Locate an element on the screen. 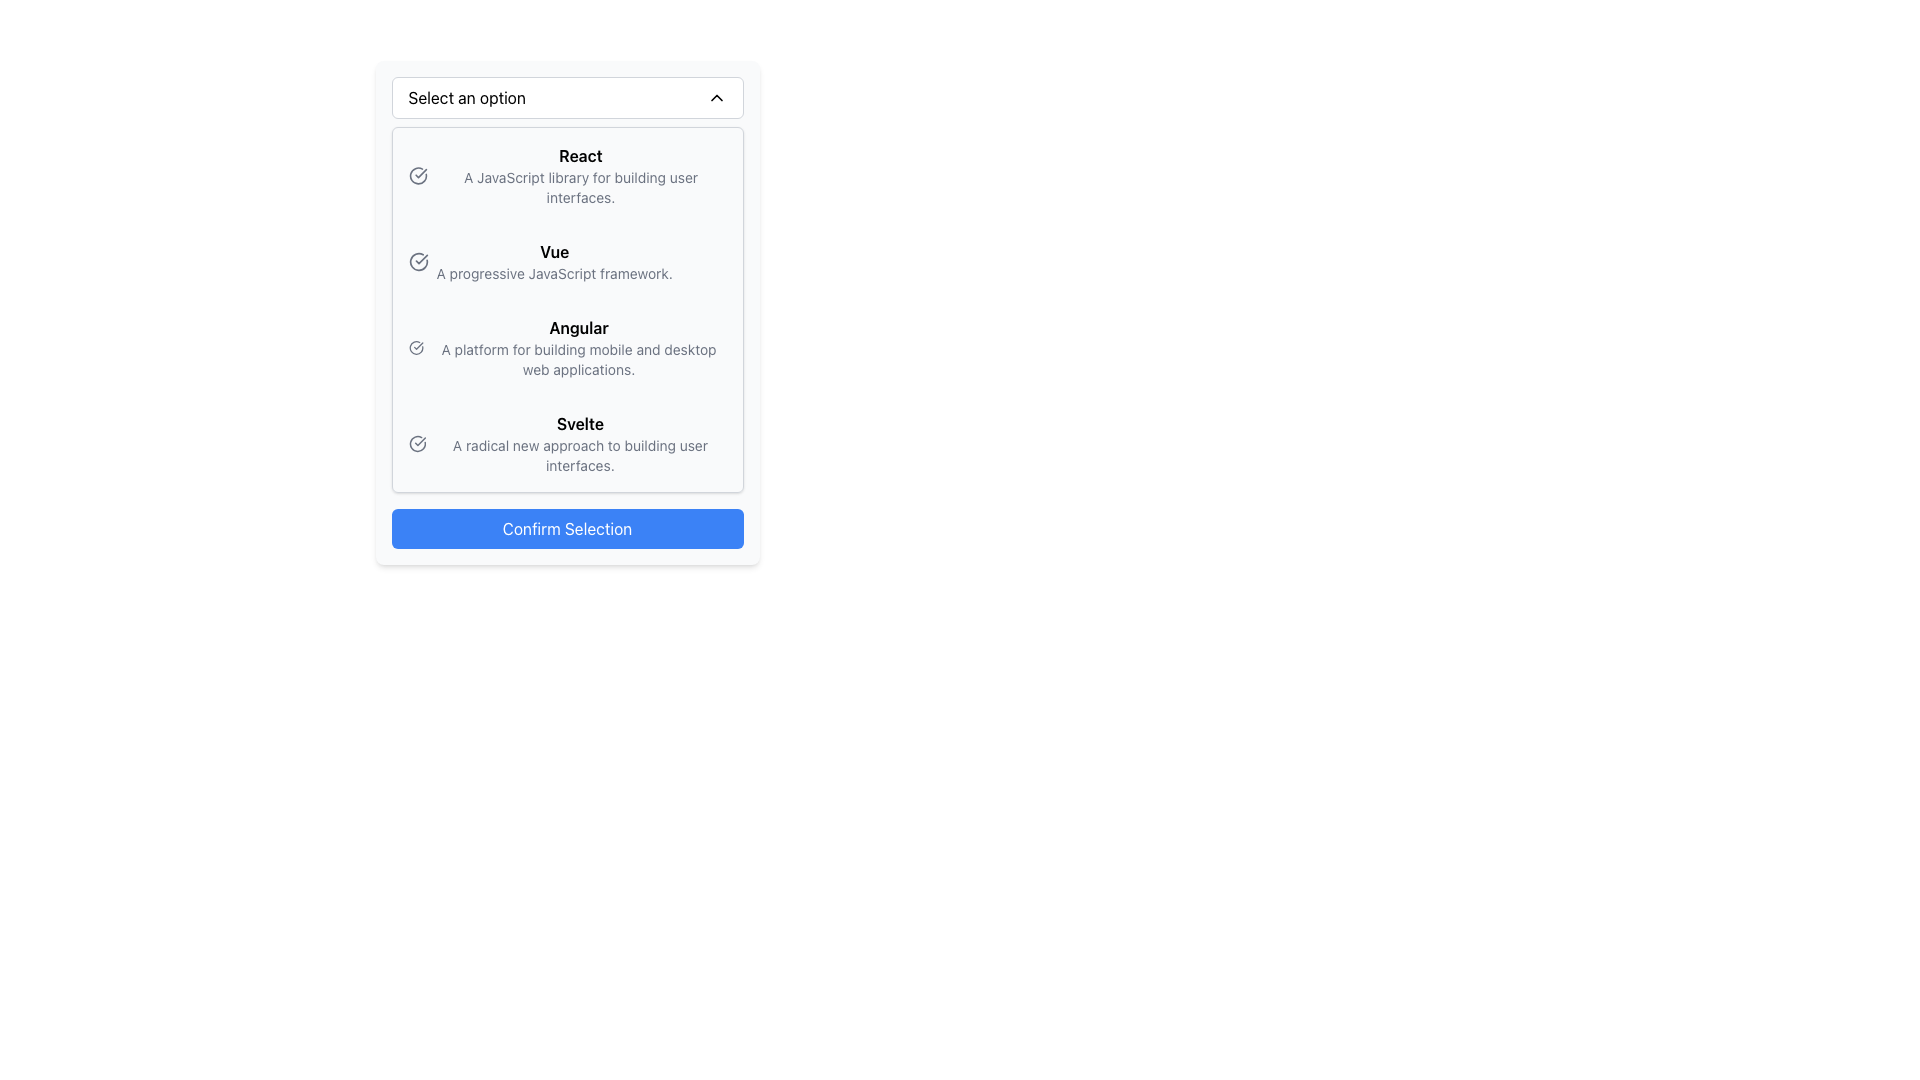 The height and width of the screenshot is (1080, 1920). the status indicator icon associated with the 'Angular' option in the selectable list to enhance visual clarity for the user is located at coordinates (415, 346).